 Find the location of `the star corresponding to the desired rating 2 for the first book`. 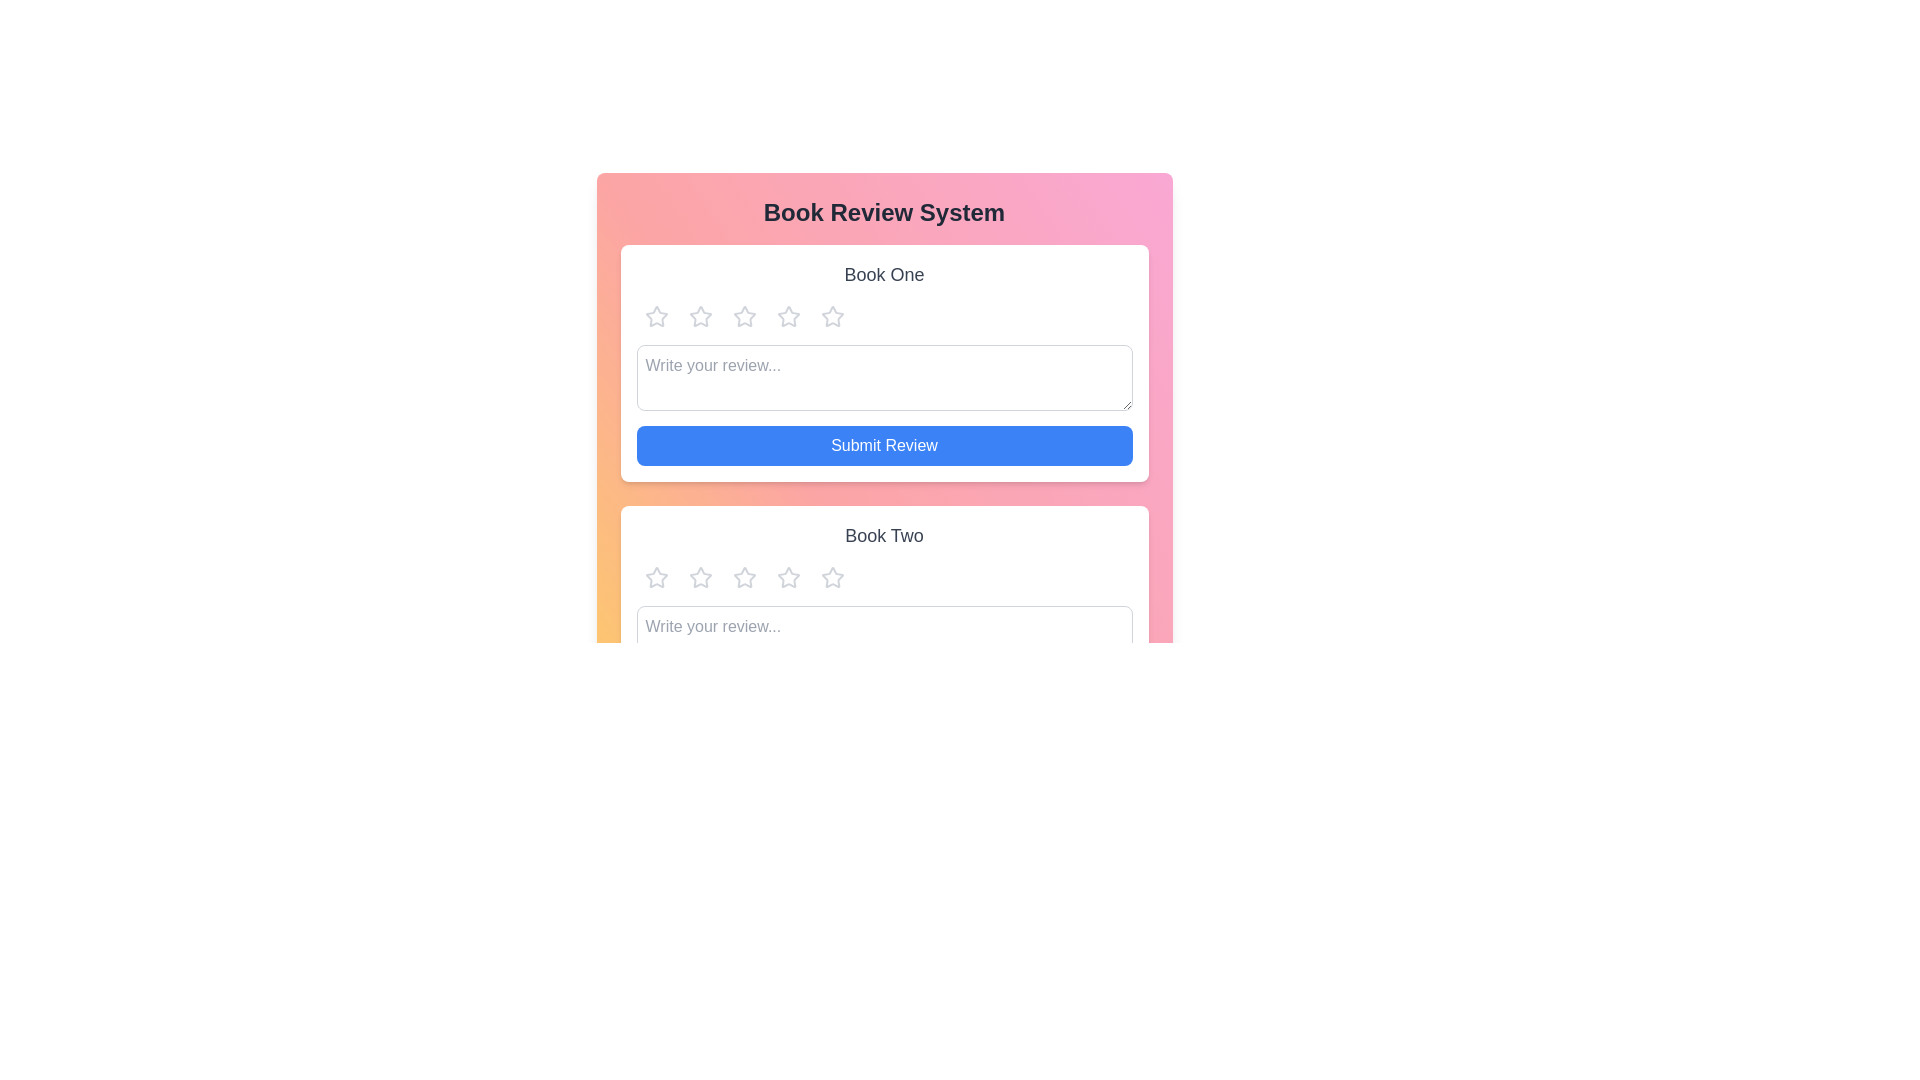

the star corresponding to the desired rating 2 for the first book is located at coordinates (700, 315).